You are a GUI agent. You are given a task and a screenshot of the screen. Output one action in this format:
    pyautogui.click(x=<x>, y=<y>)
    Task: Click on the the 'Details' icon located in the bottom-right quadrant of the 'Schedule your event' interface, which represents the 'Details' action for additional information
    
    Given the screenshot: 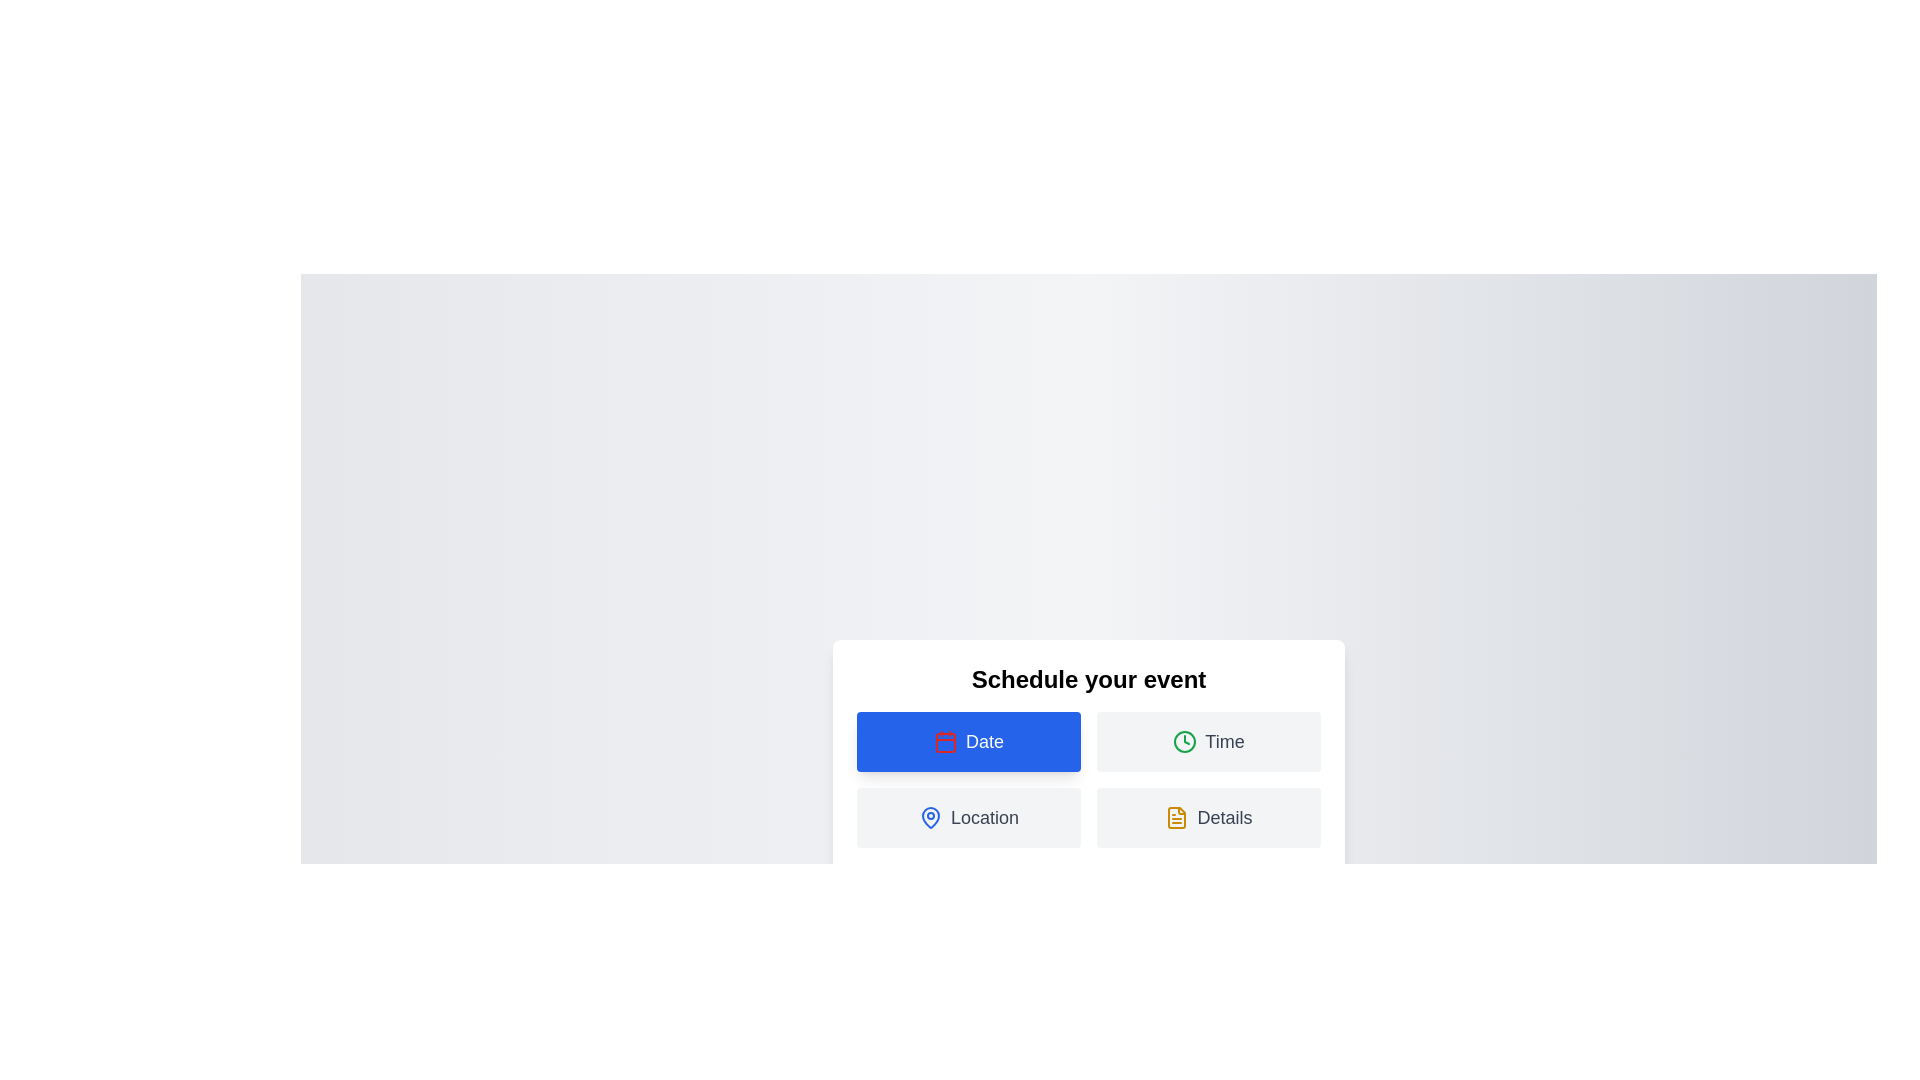 What is the action you would take?
    pyautogui.click(x=1177, y=817)
    